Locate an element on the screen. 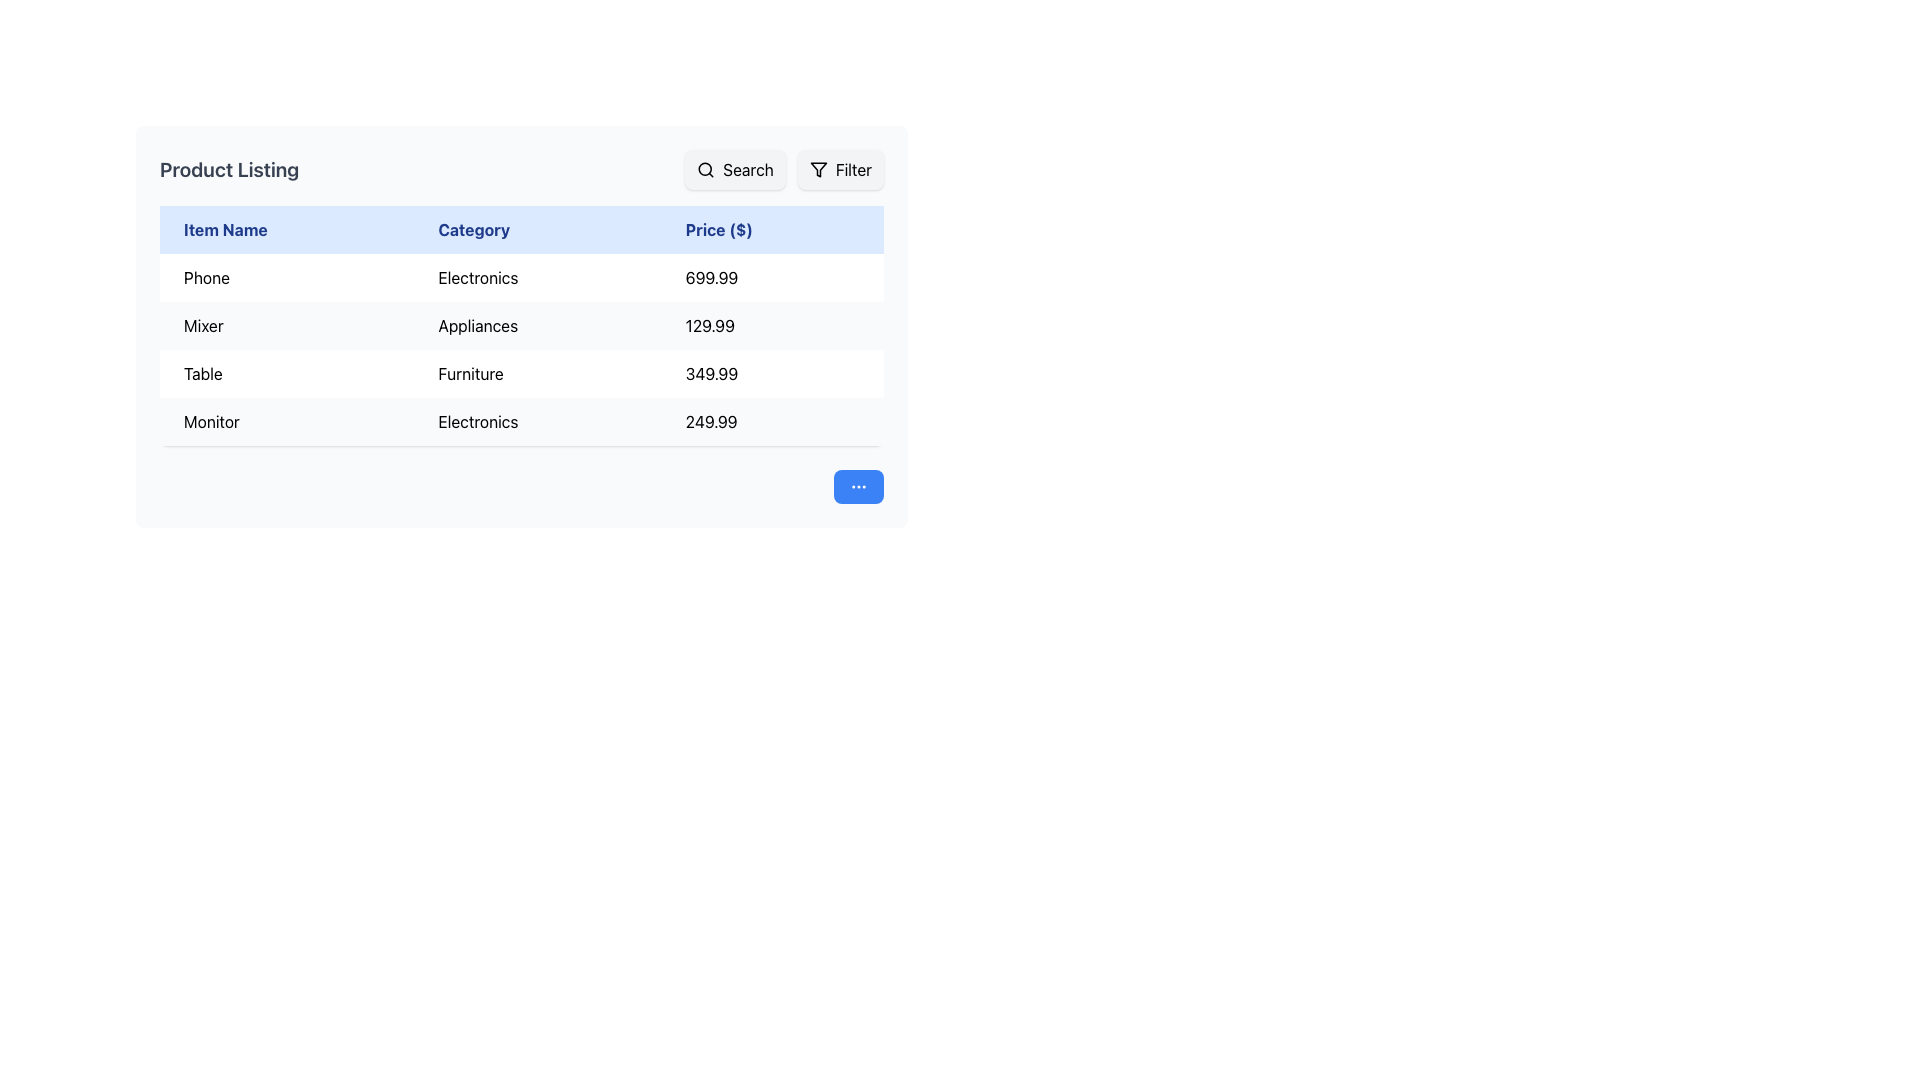 This screenshot has height=1080, width=1920. the bold text element reading 'Product Listing' located at the top left of the section is located at coordinates (229, 168).